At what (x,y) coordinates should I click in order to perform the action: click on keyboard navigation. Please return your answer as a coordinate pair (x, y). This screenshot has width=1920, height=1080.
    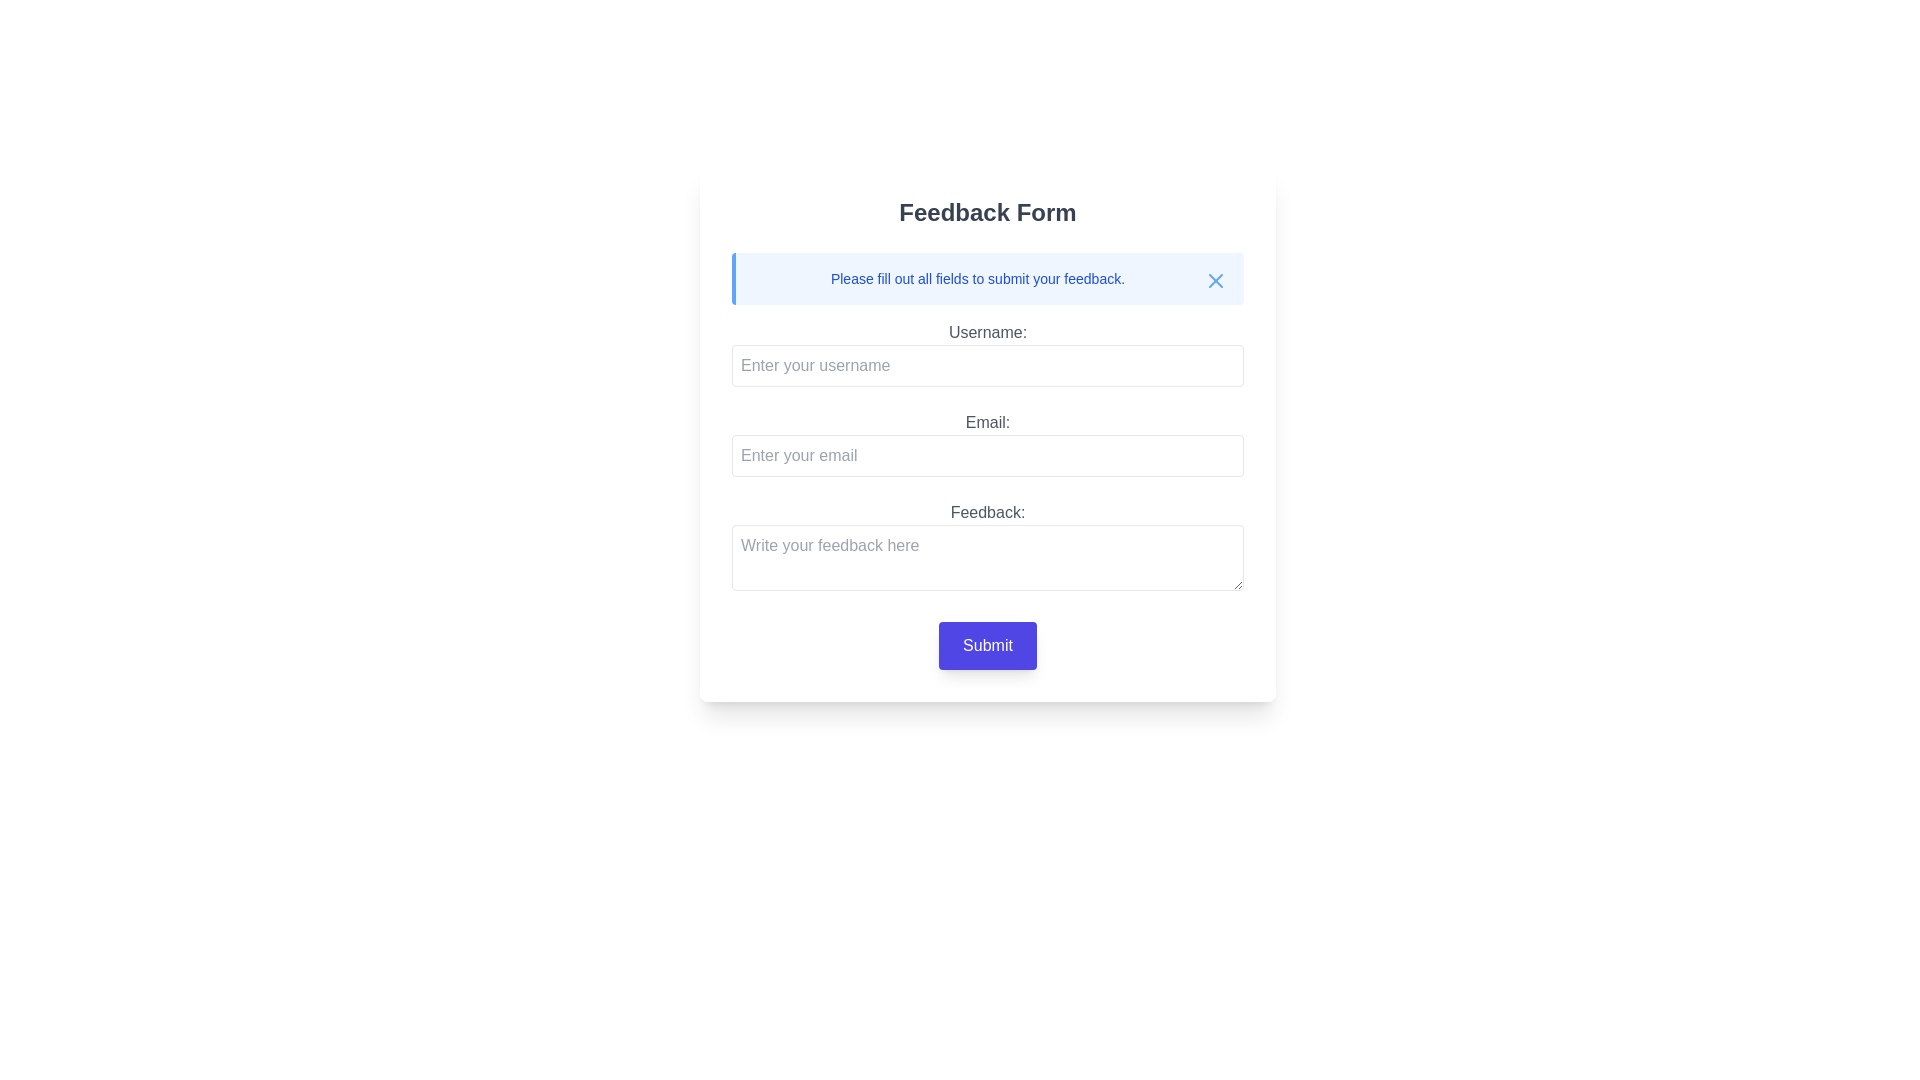
    Looking at the image, I should click on (988, 549).